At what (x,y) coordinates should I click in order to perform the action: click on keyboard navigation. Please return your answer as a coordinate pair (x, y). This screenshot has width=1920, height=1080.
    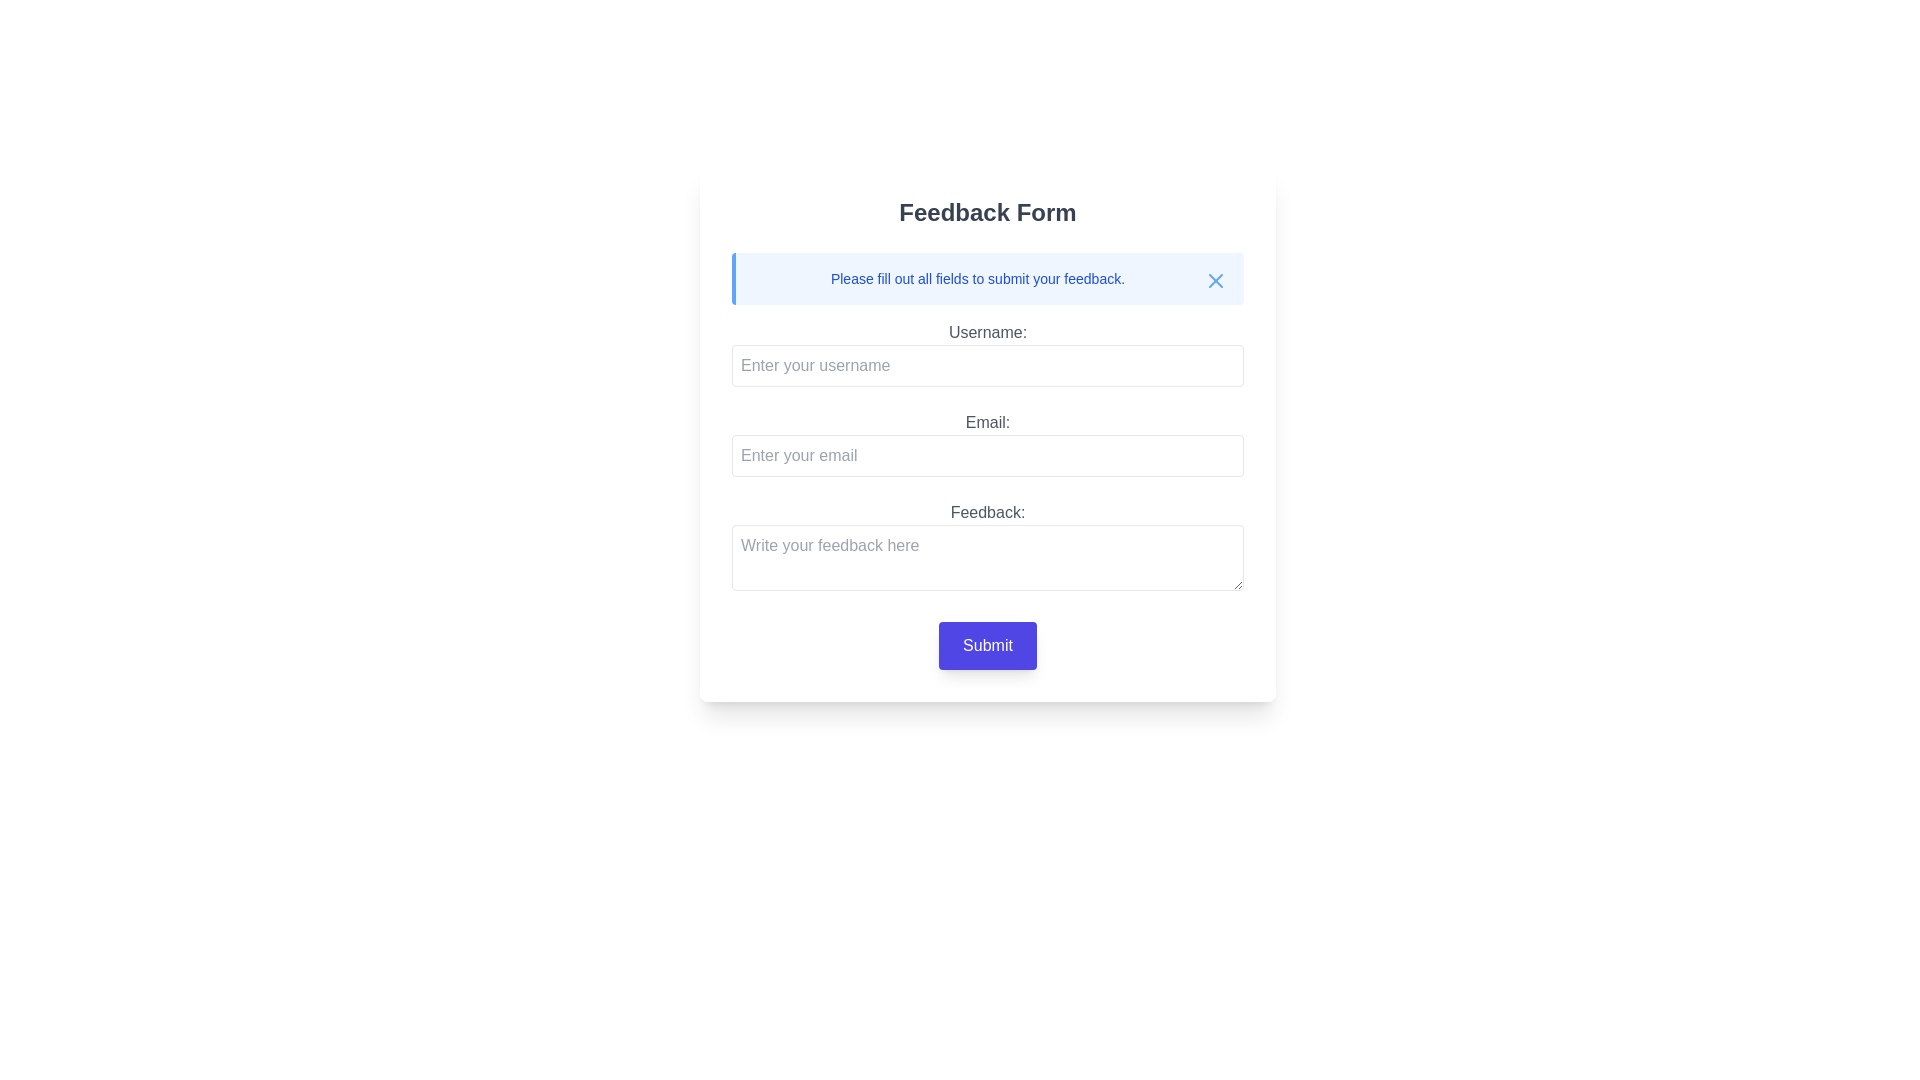
    Looking at the image, I should click on (988, 549).